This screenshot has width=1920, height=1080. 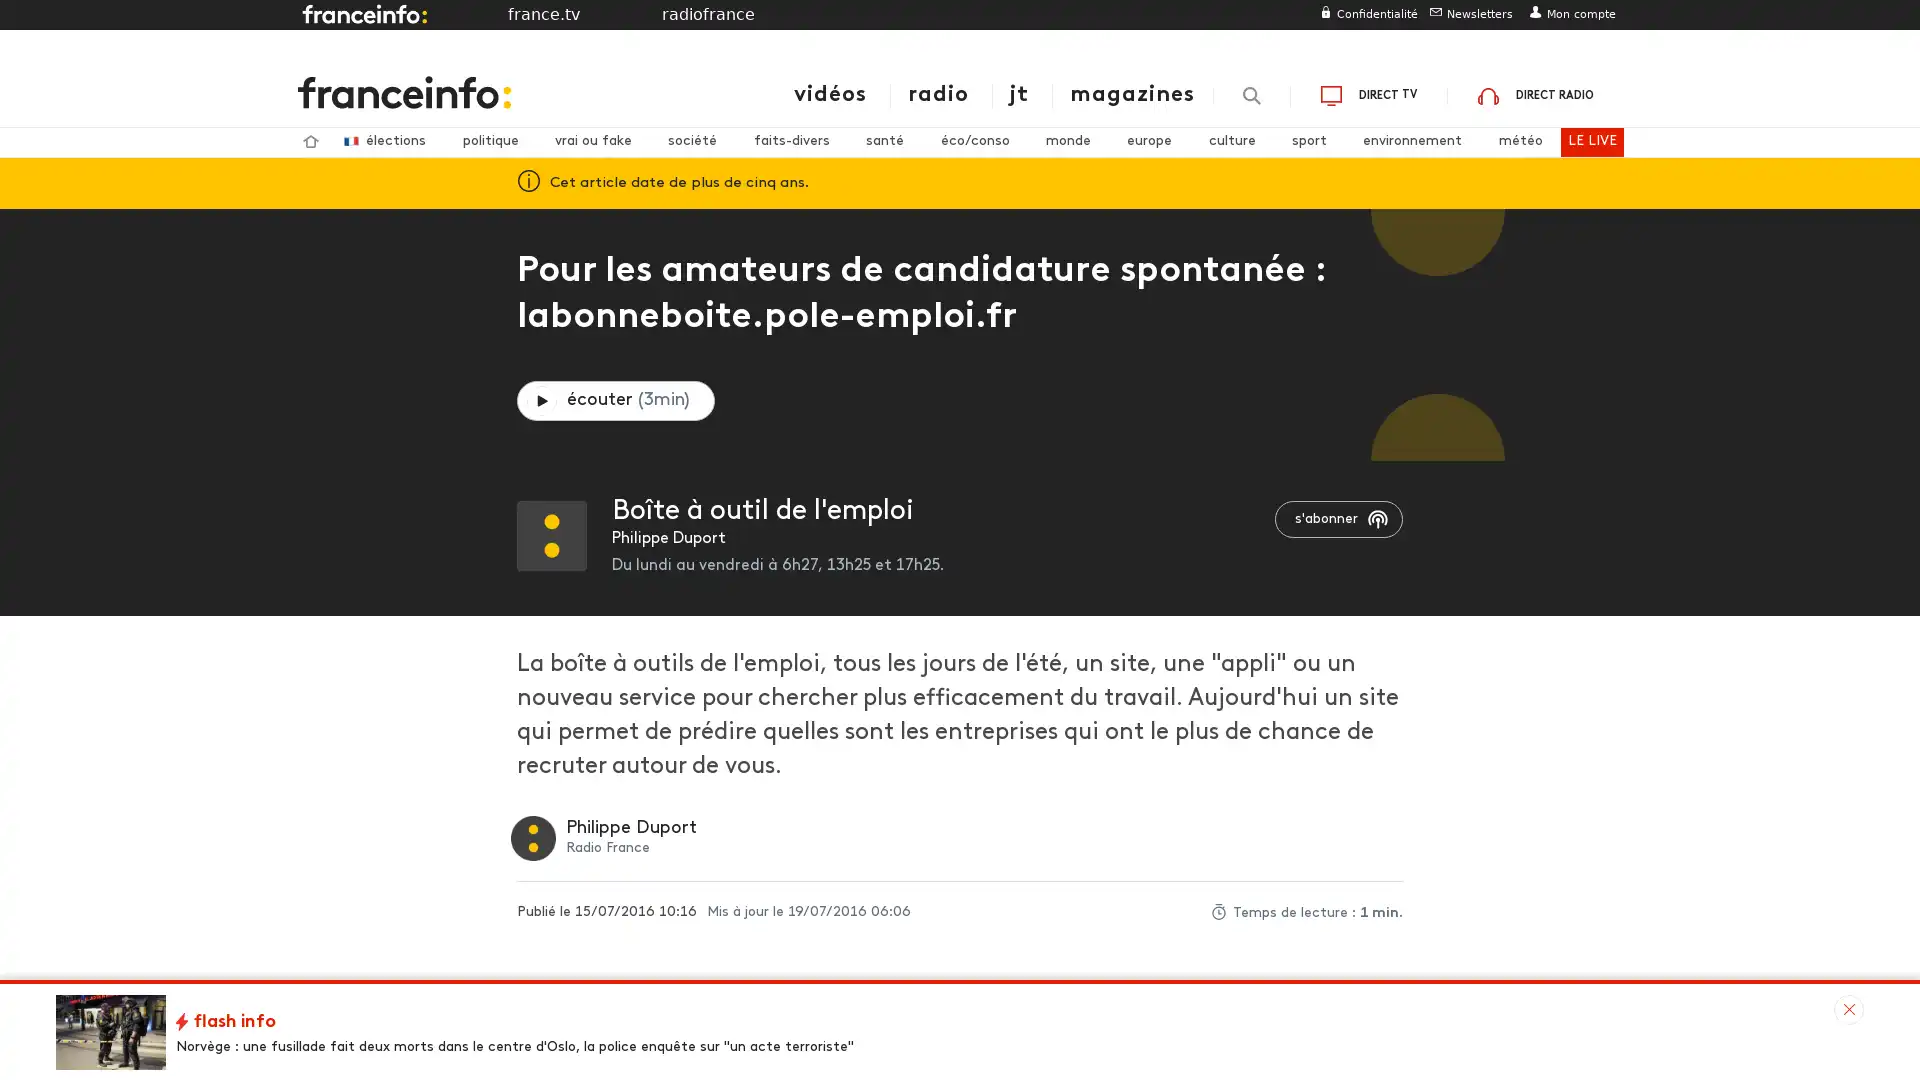 I want to click on Refuser notre traitement des donnees et fermer, so click(x=1182, y=189).